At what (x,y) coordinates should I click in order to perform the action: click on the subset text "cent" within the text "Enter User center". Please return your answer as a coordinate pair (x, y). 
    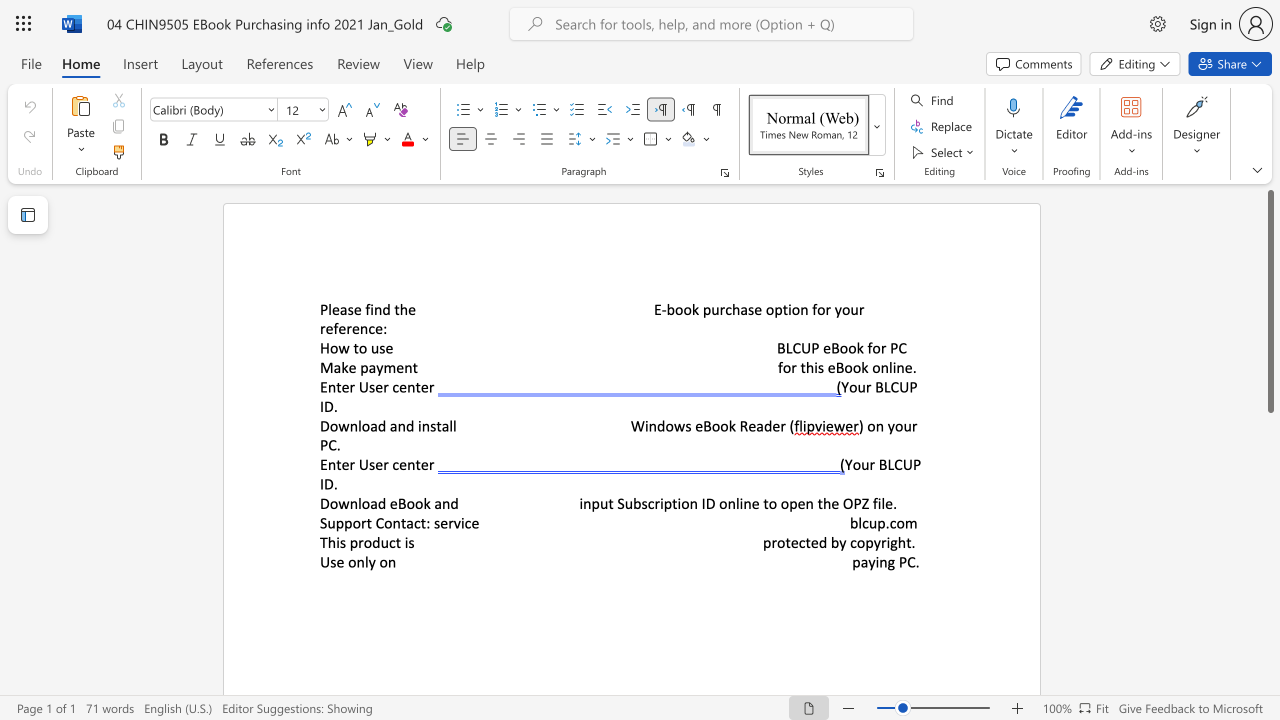
    Looking at the image, I should click on (392, 387).